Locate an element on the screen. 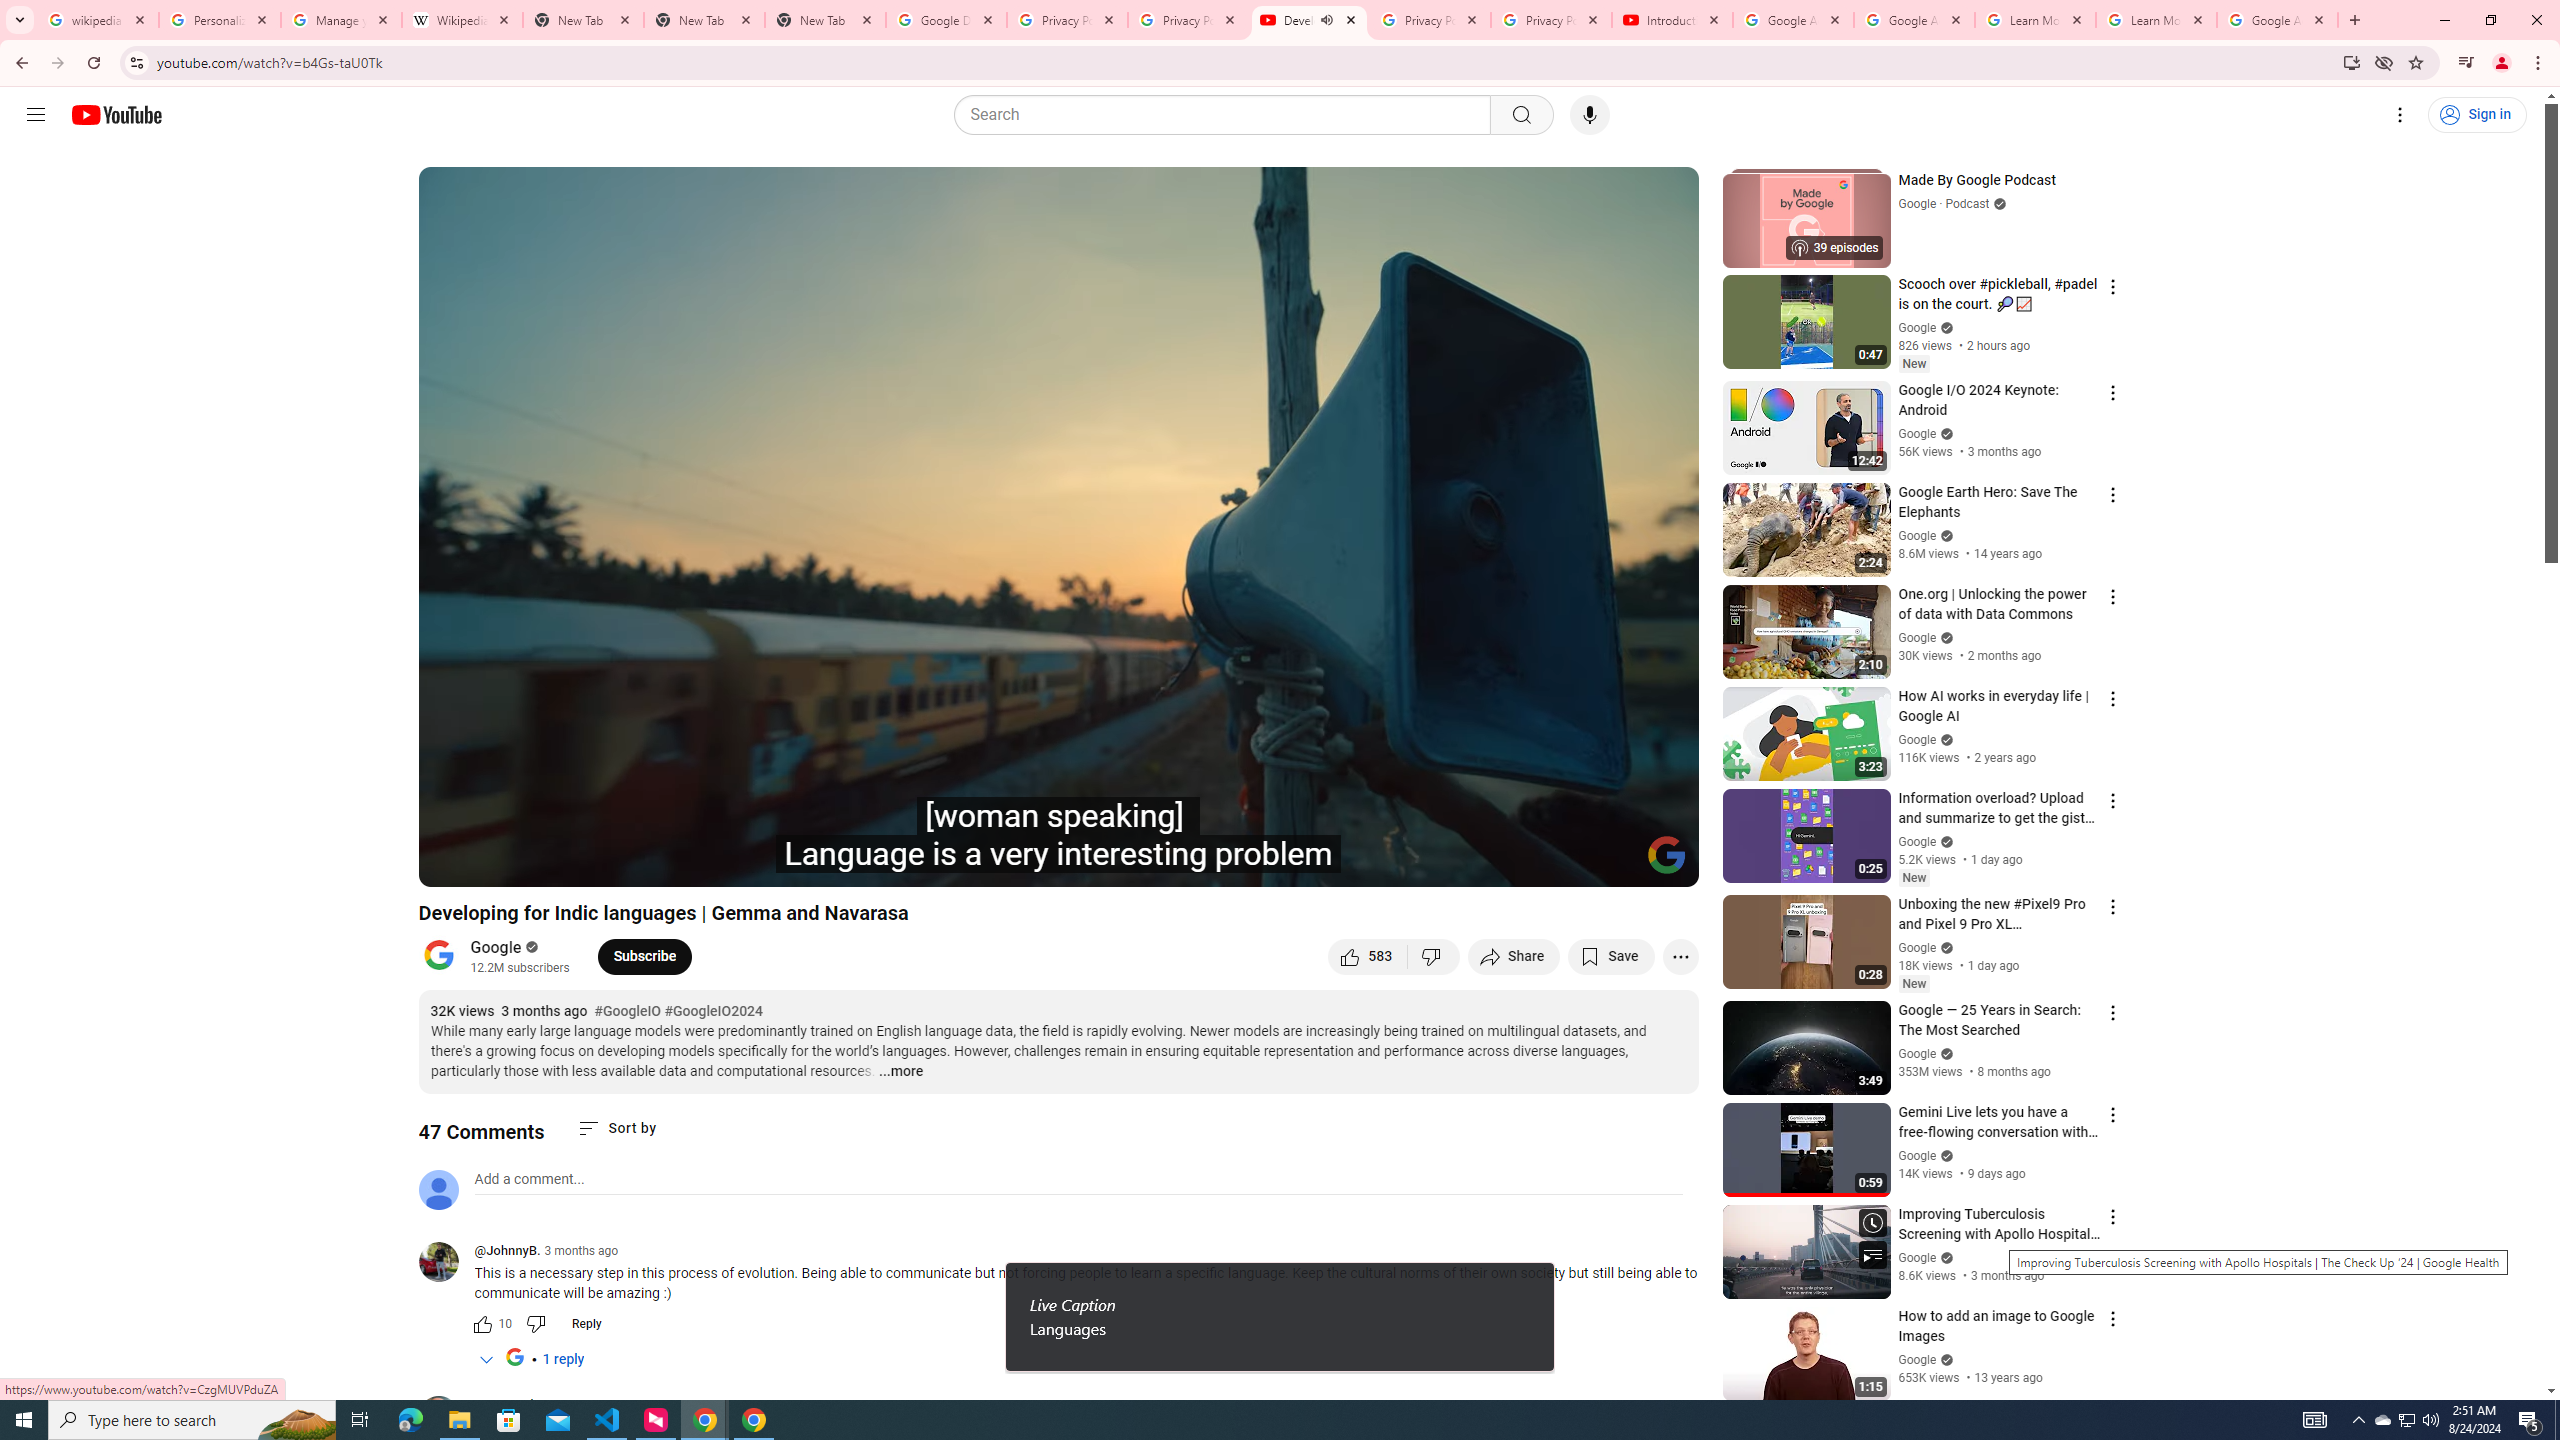  '...more' is located at coordinates (900, 1072).